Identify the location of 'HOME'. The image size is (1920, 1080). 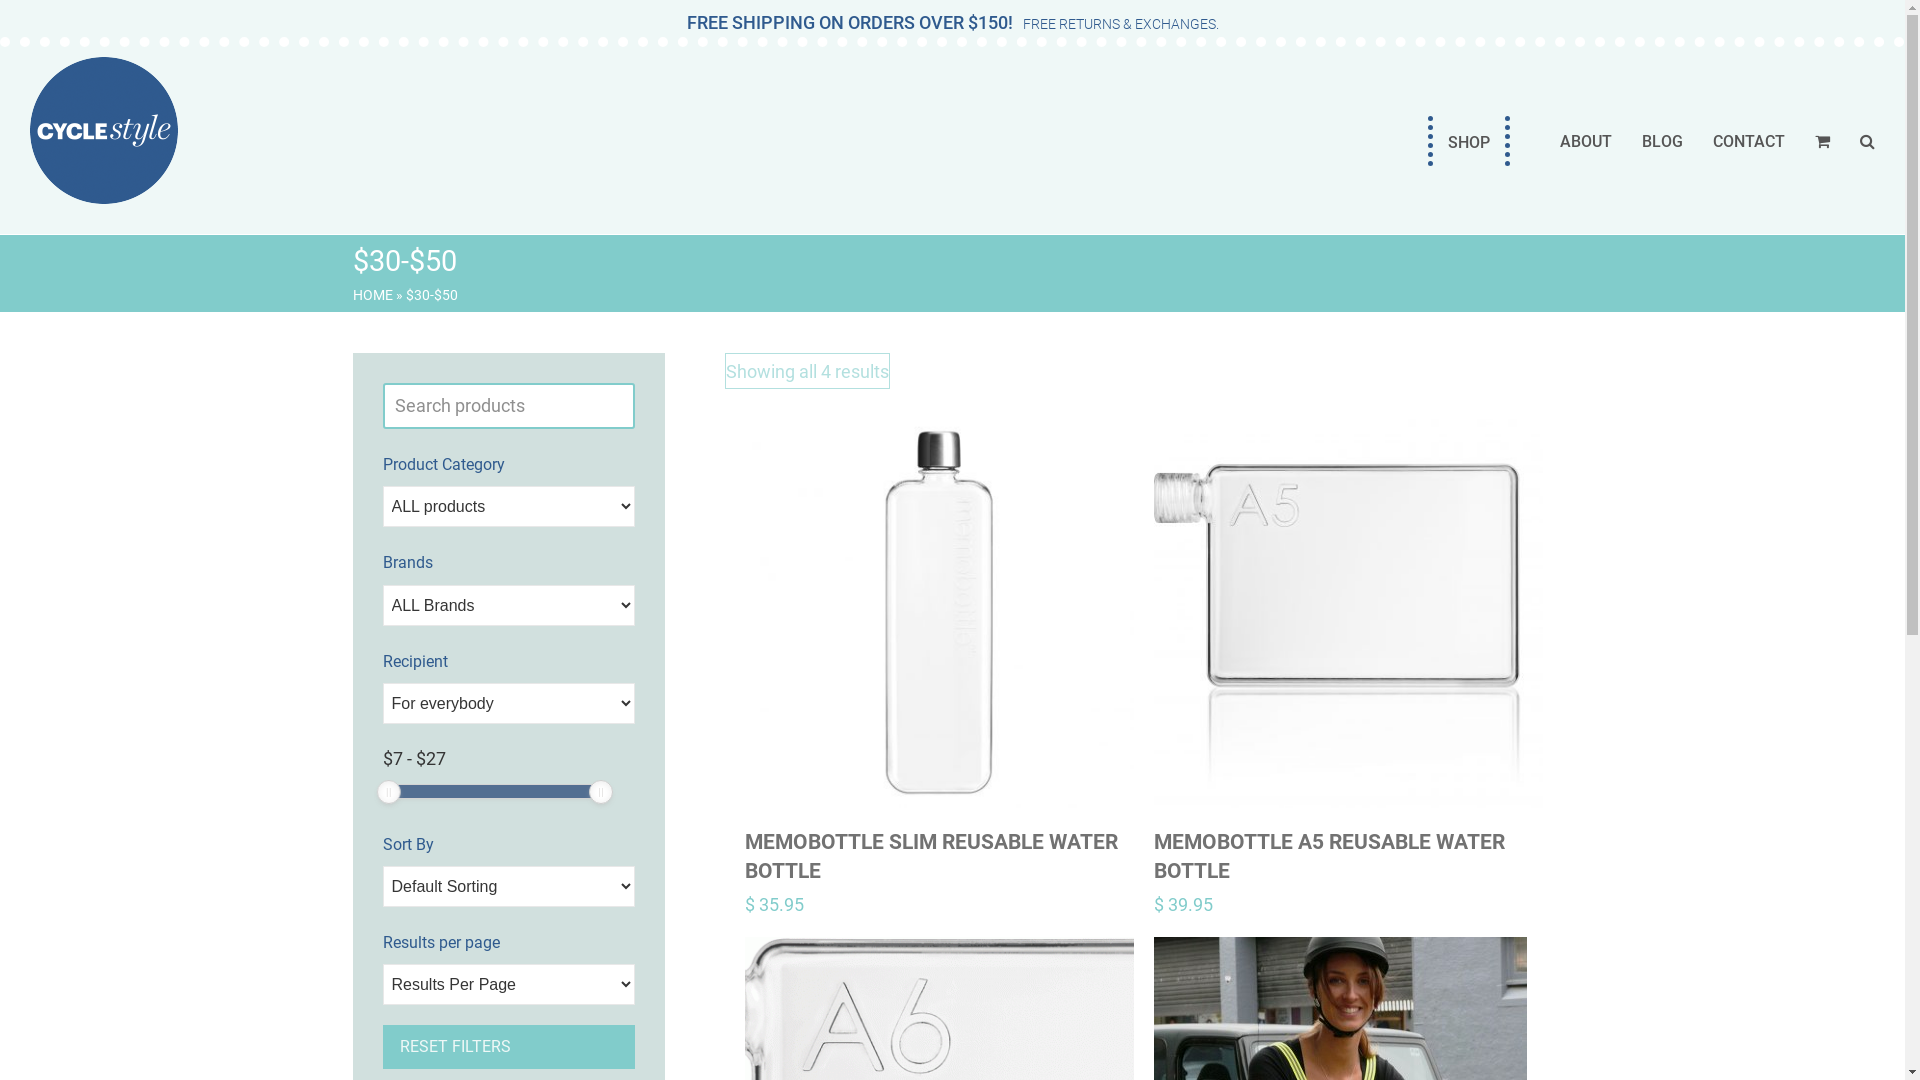
(371, 294).